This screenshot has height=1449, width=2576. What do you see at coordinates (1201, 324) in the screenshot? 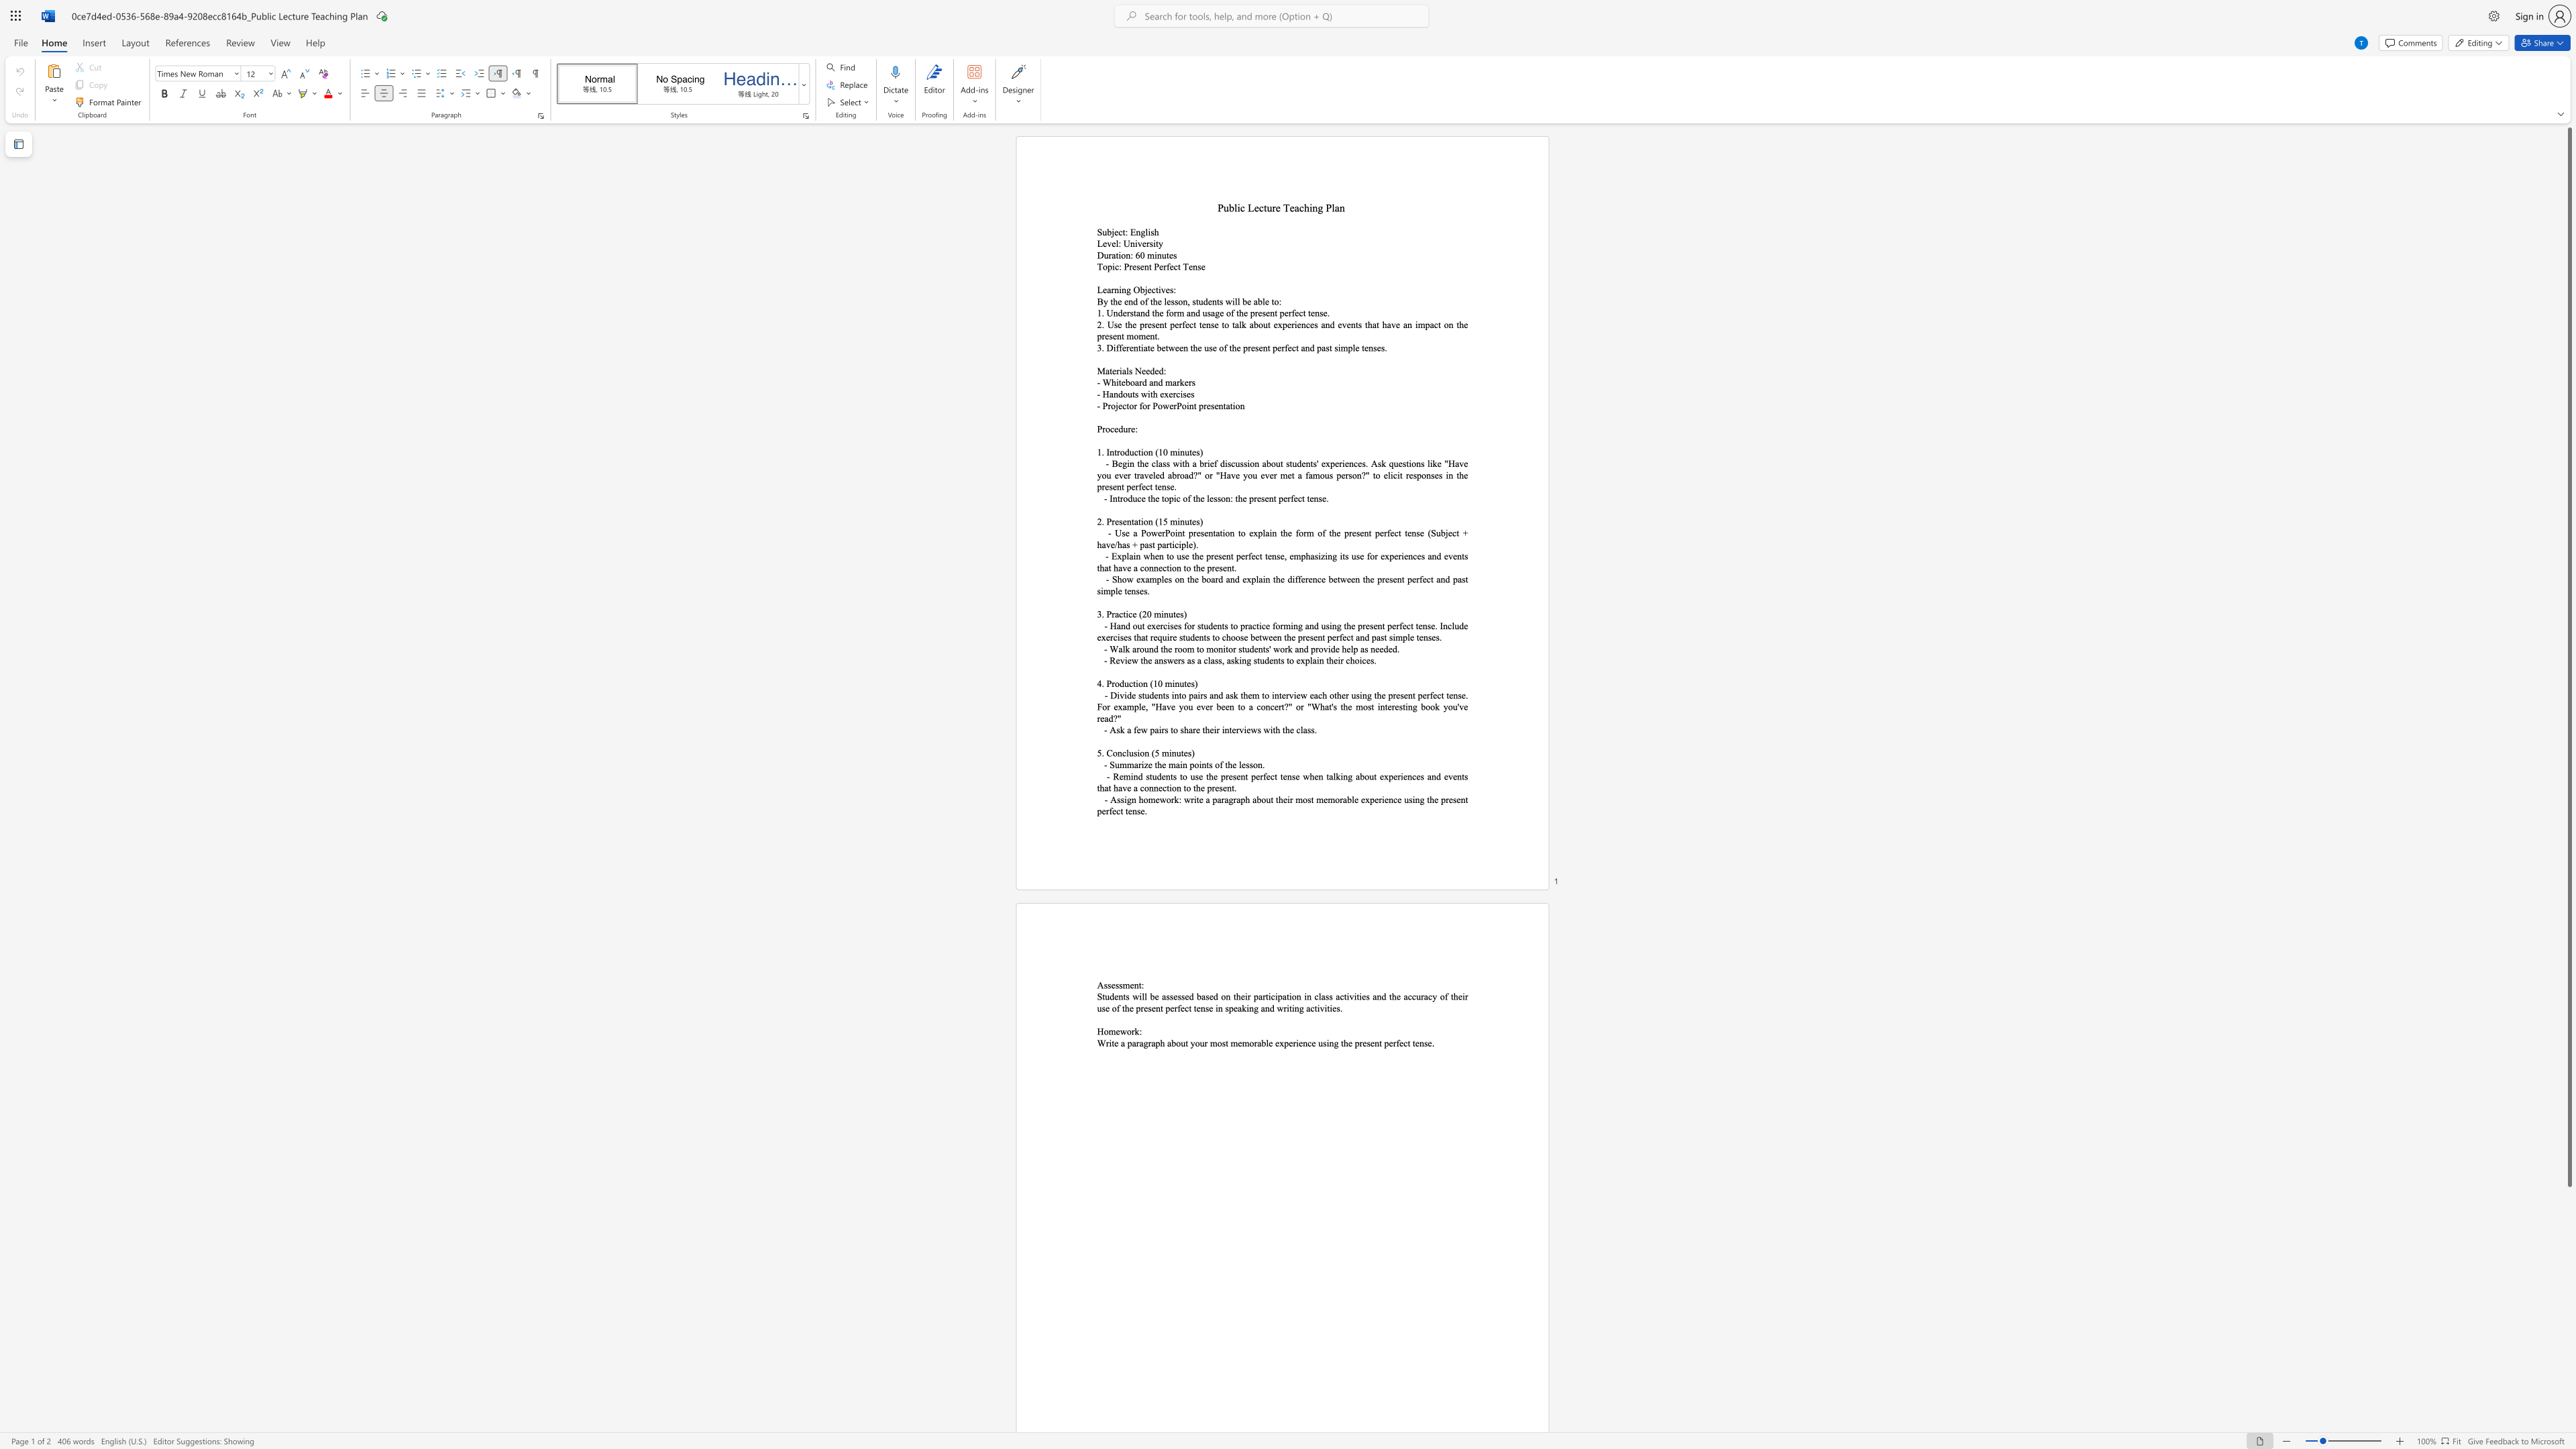
I see `the subset text "ense to talk about experiences and events that have an impact on th" within the text "2. Use the present perfect tense to talk about experiences and events that have an impact on the present moment."` at bounding box center [1201, 324].